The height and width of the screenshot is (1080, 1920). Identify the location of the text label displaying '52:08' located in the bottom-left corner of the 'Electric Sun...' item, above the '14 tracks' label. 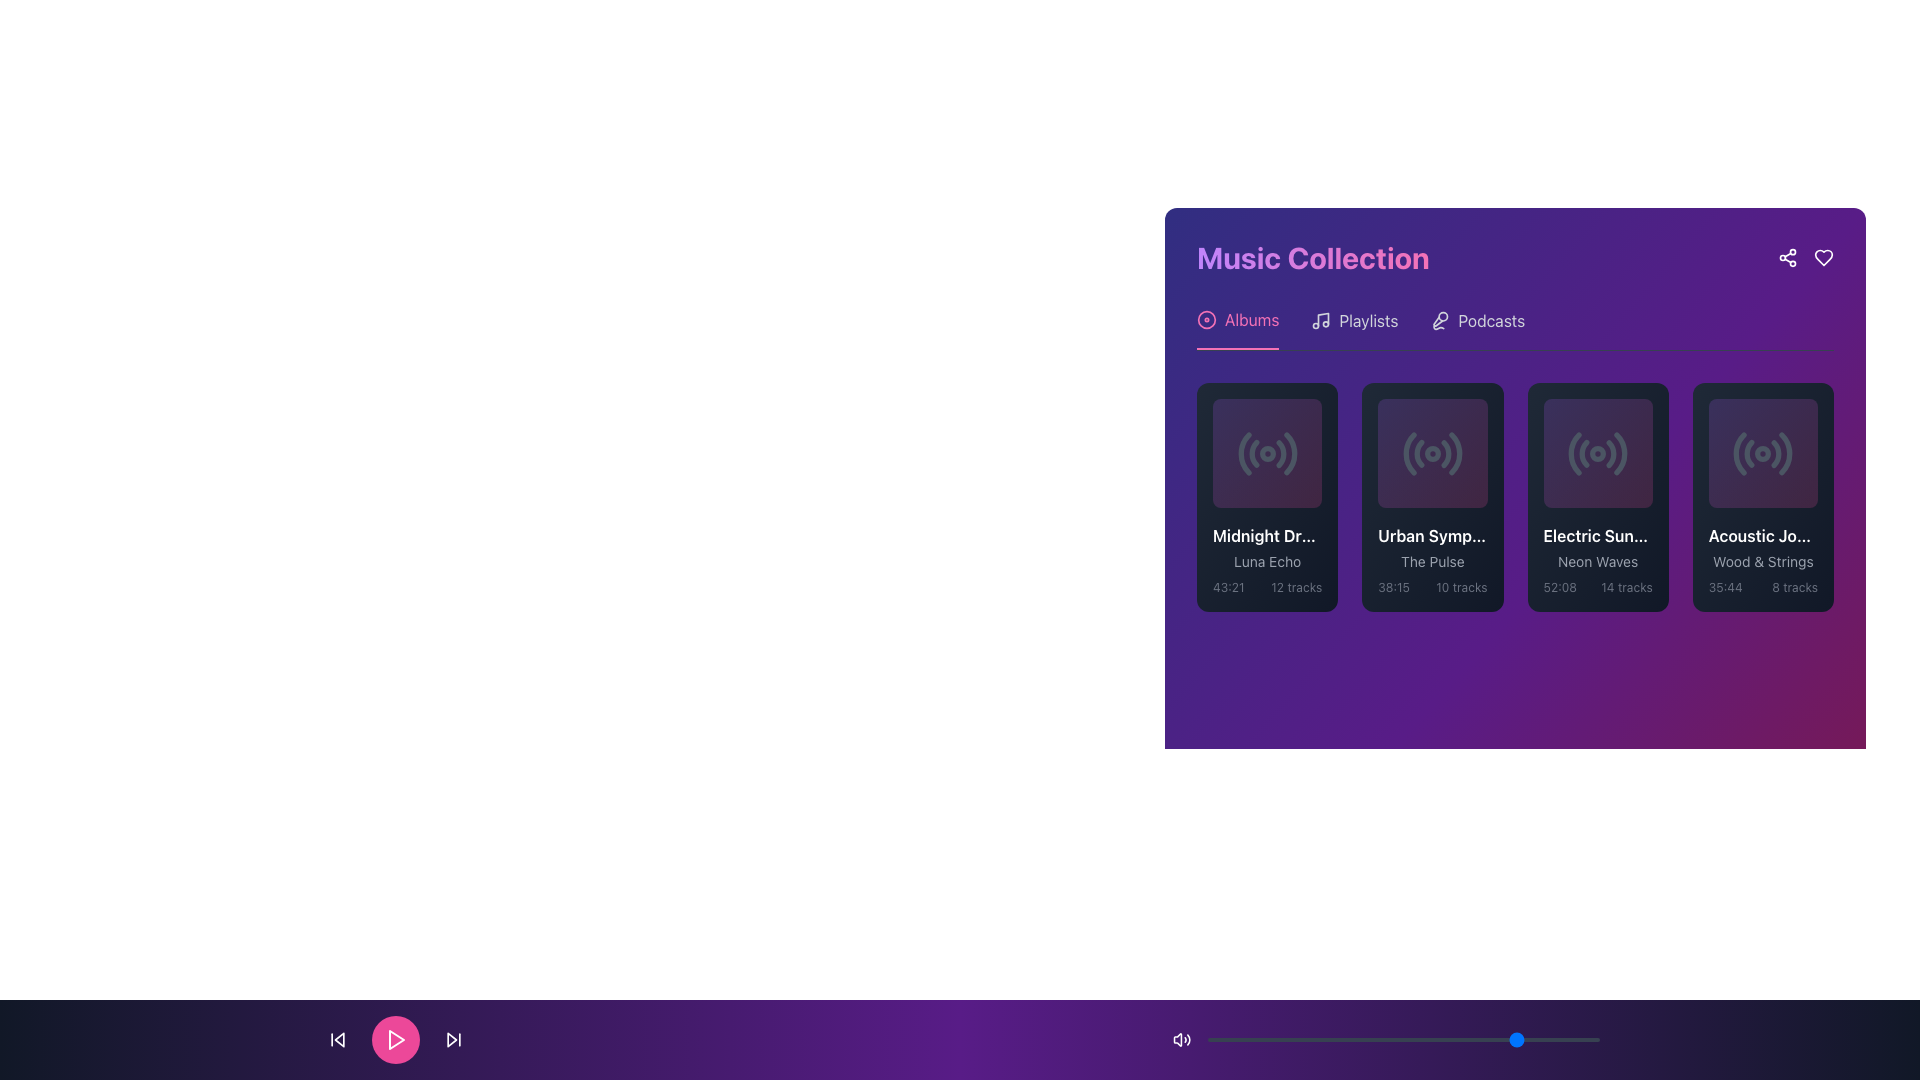
(1559, 587).